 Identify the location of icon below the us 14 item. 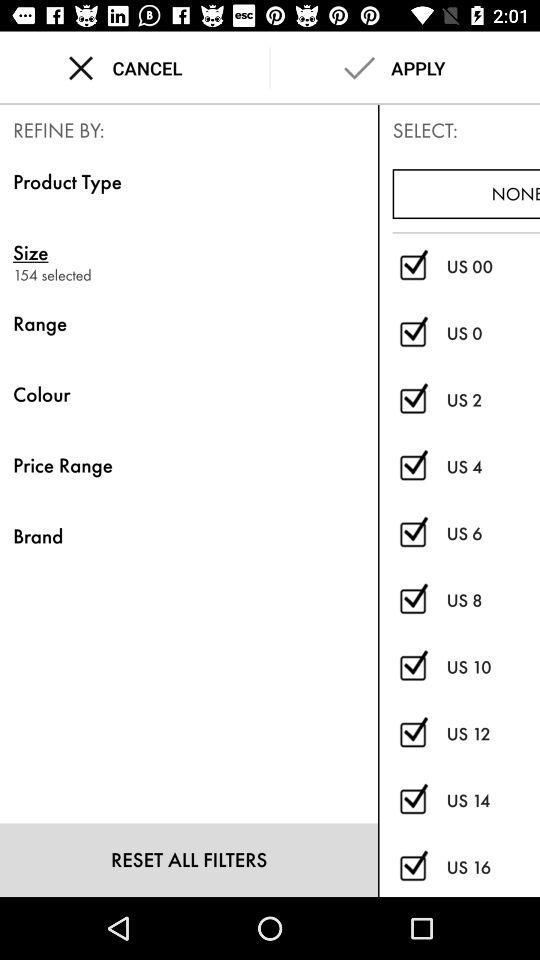
(492, 866).